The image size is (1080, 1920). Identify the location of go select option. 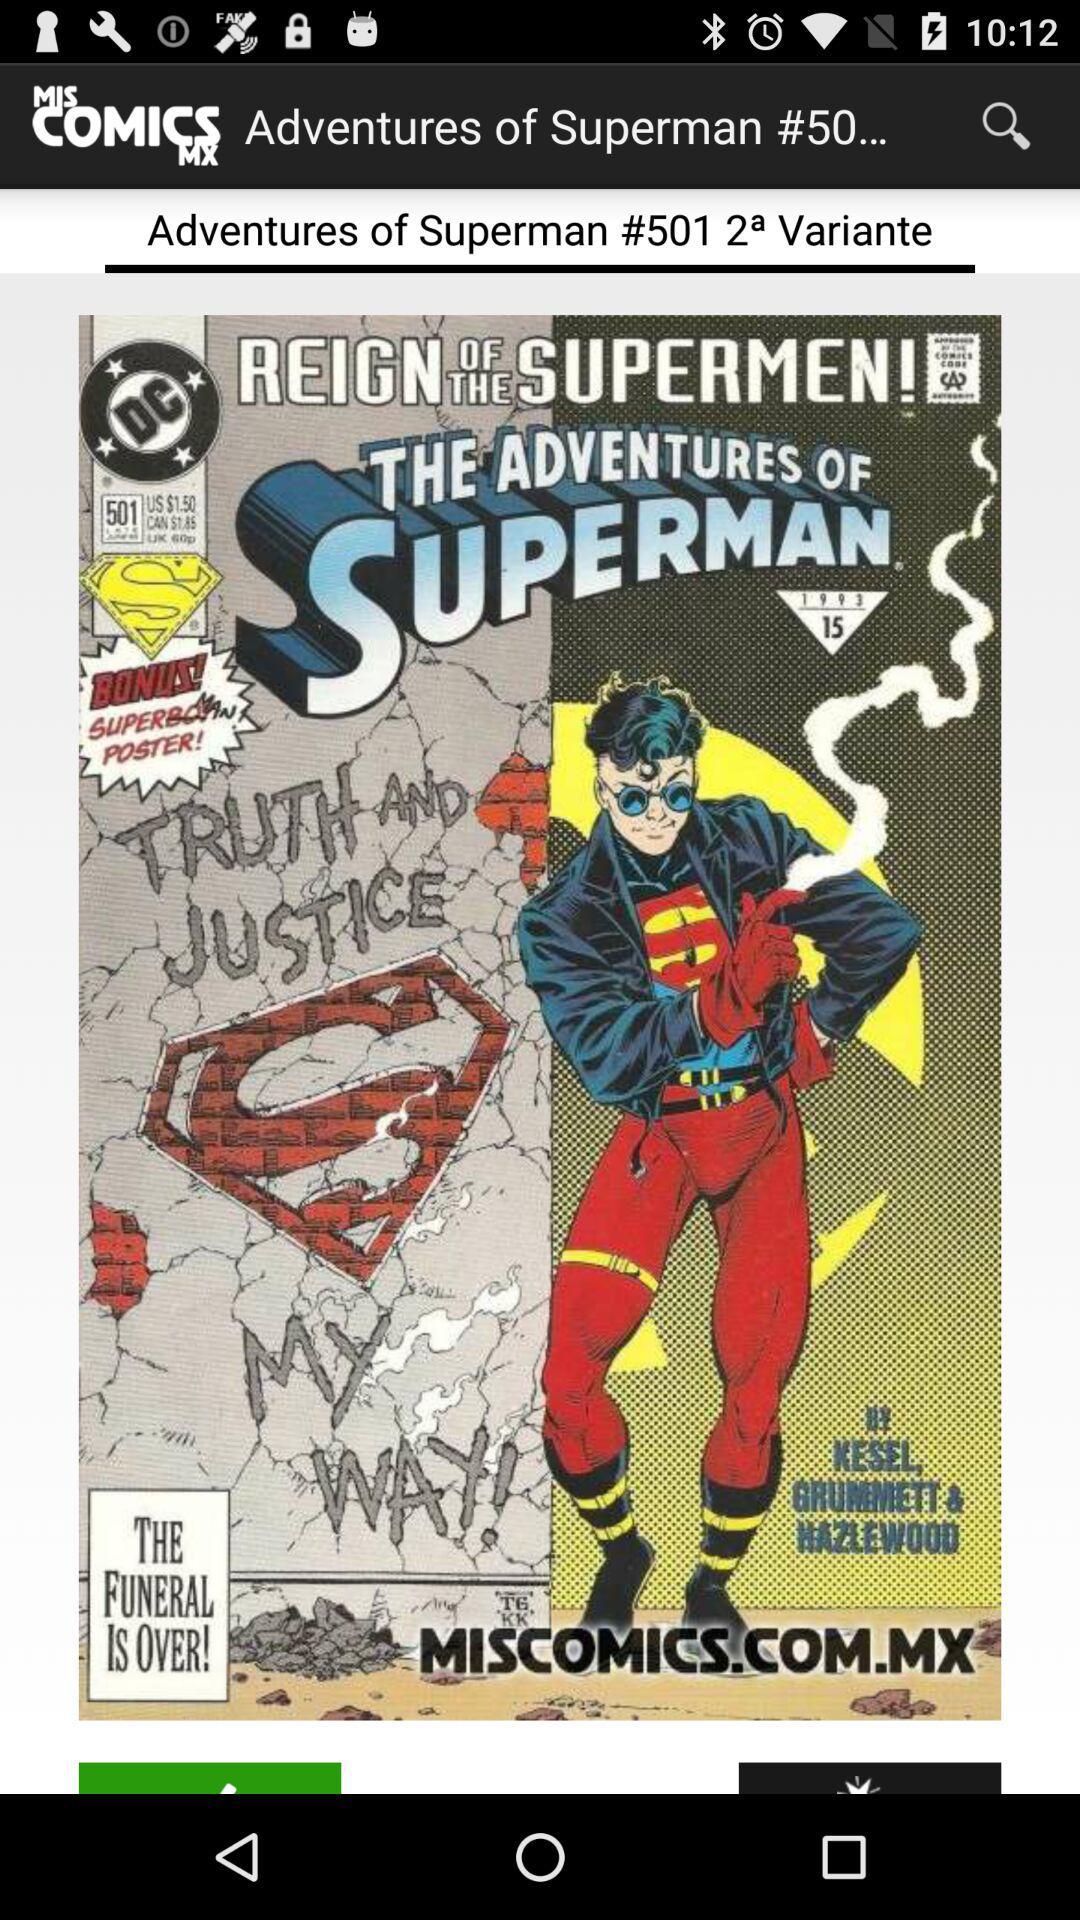
(209, 1778).